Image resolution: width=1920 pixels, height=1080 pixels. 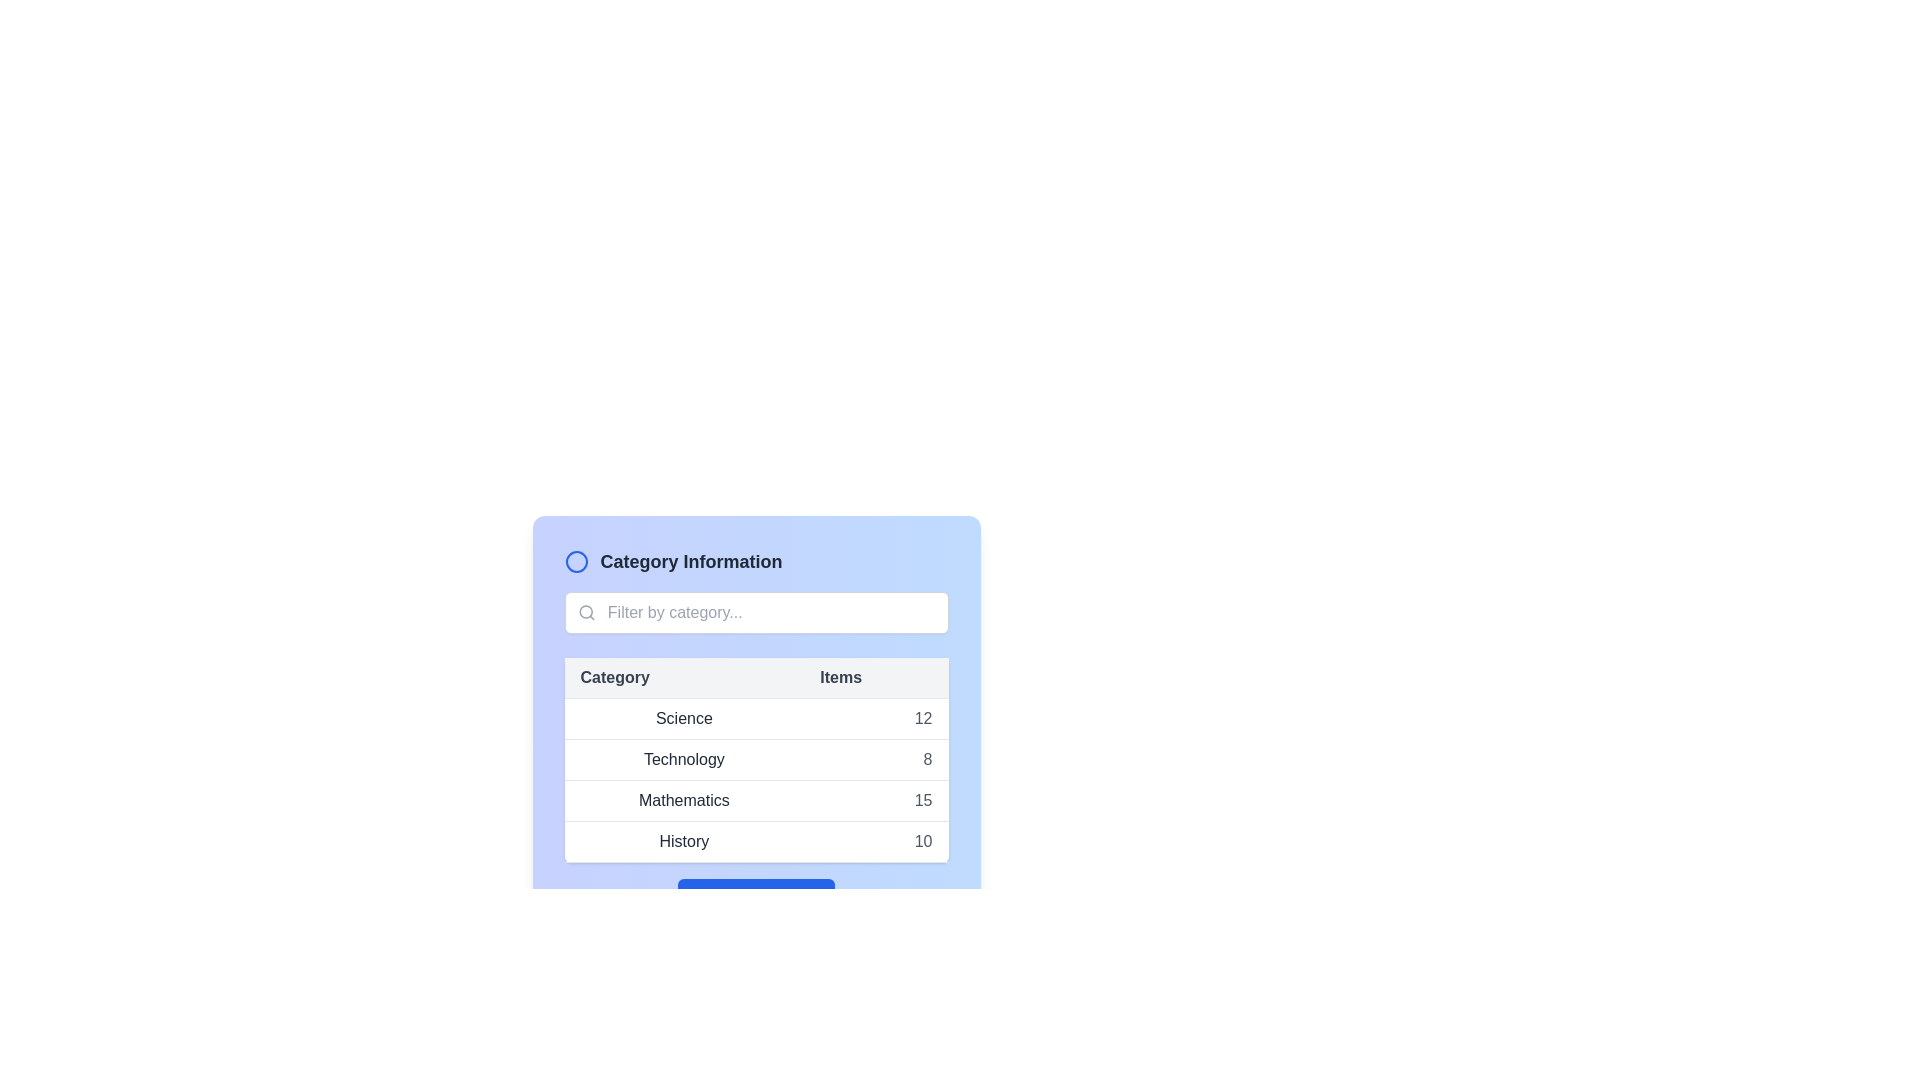 I want to click on numerical value '15' displayed in the second cell of the 'Mathematics' row under the 'Items' column in the table, so click(x=876, y=800).